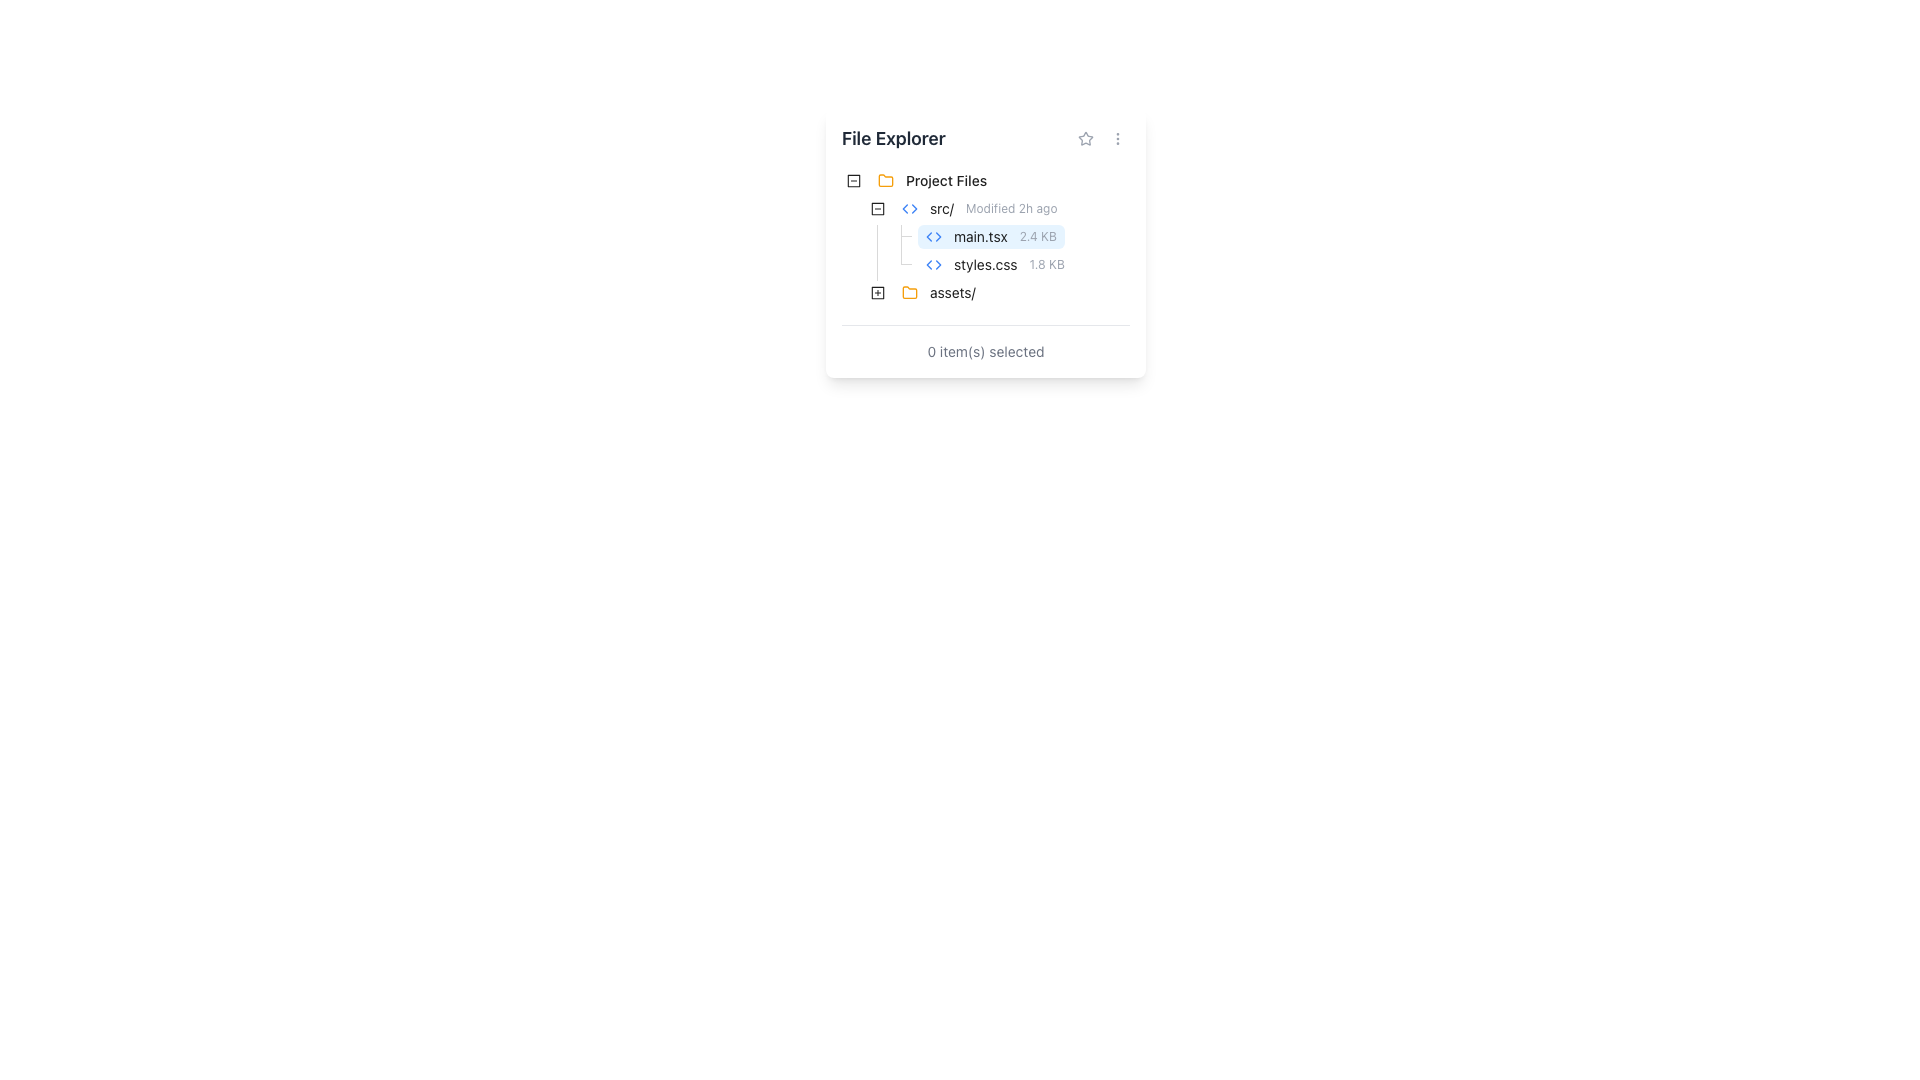 This screenshot has height=1080, width=1920. What do you see at coordinates (991, 235) in the screenshot?
I see `the file named 'main.tsx' located under the 'src/' folder in the file explorer` at bounding box center [991, 235].